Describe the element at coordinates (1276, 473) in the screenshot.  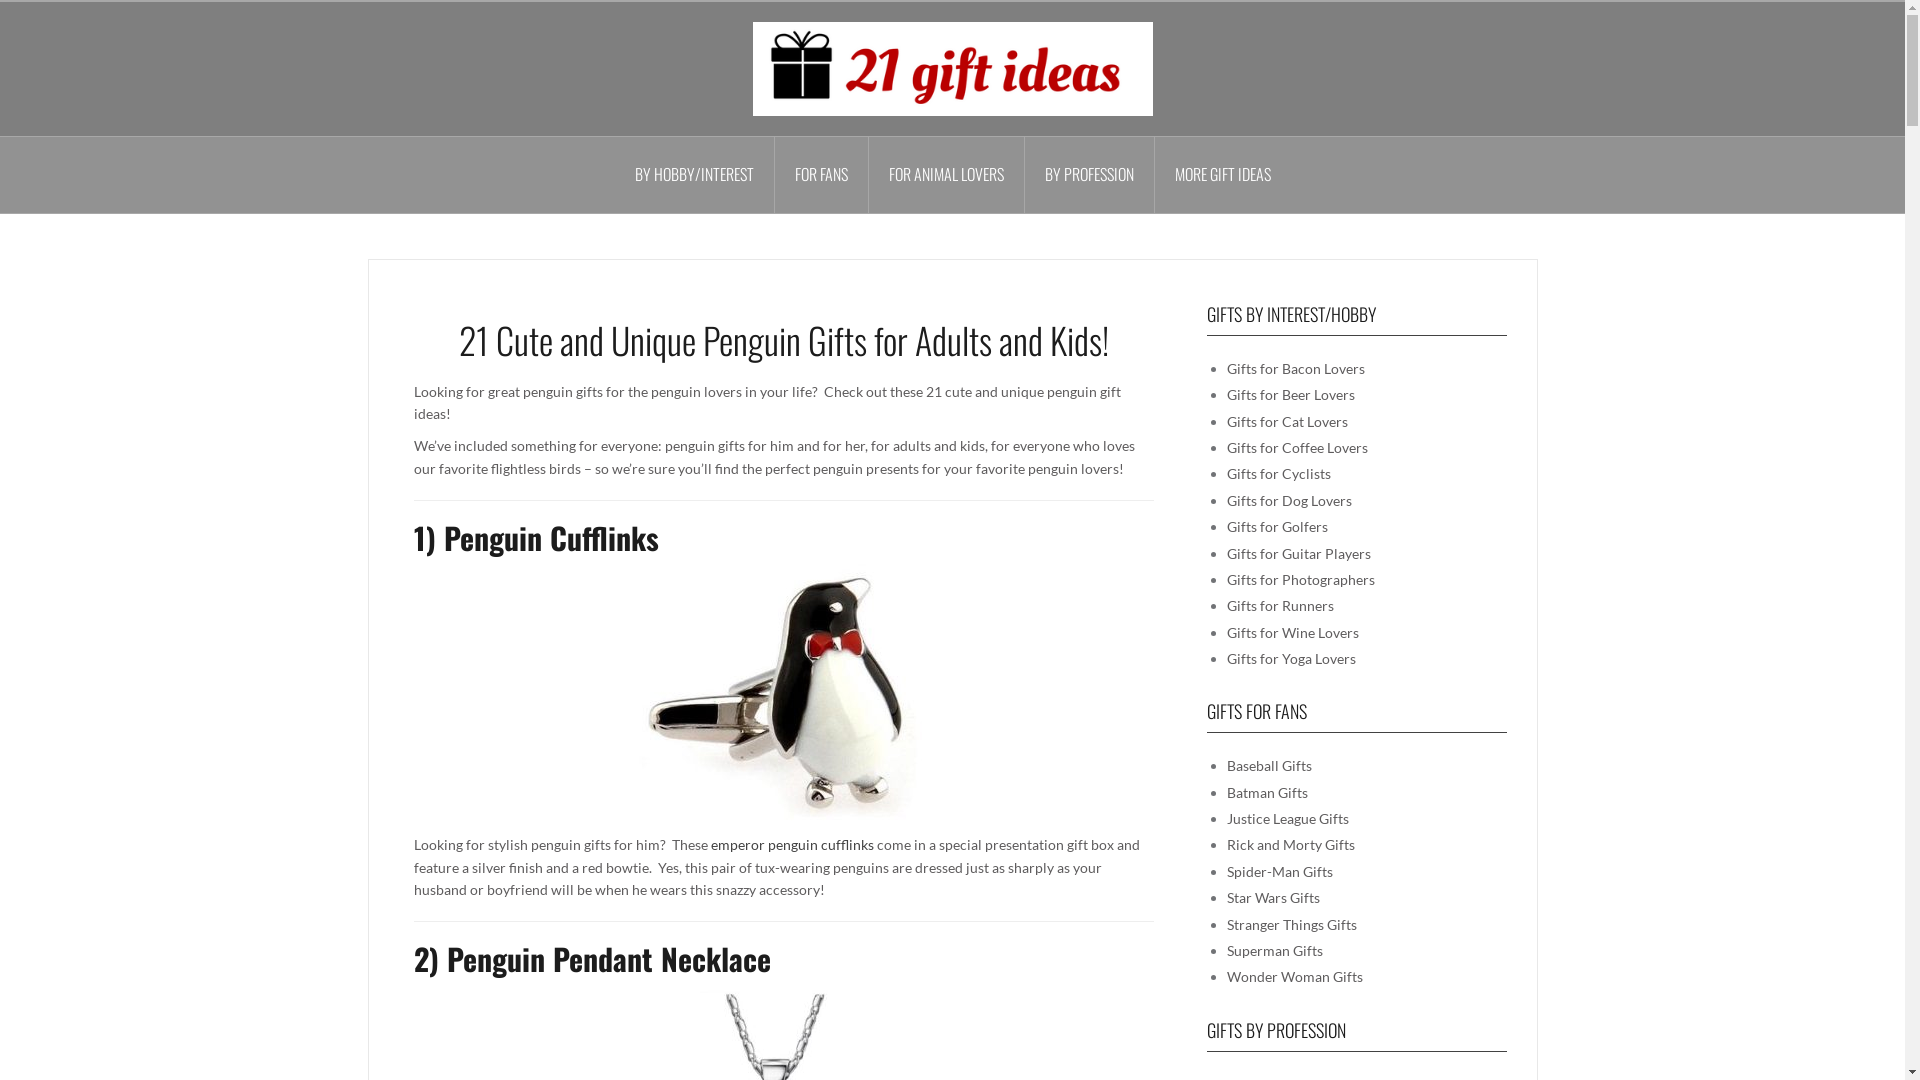
I see `'Gifts for Cyclists'` at that location.